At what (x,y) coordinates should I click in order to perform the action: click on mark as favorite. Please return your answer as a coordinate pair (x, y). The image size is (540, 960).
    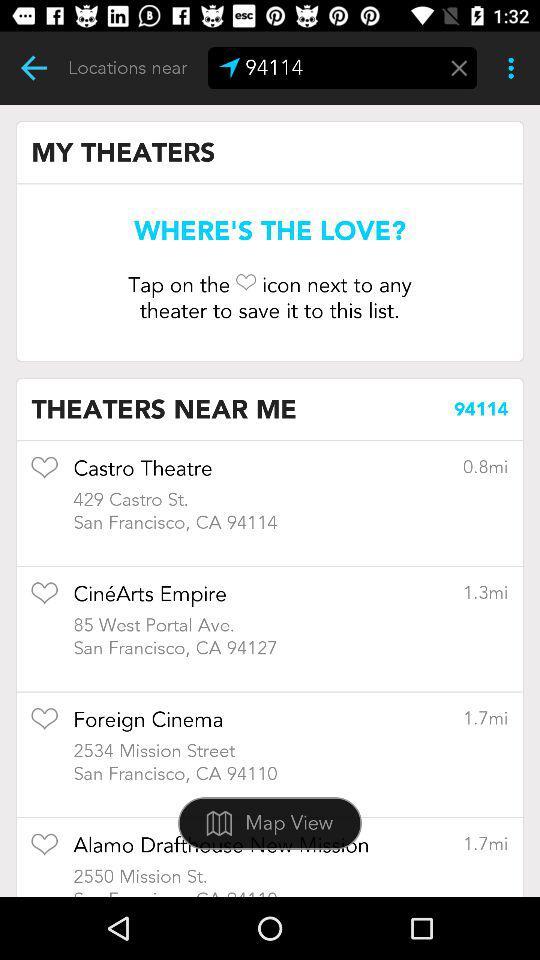
    Looking at the image, I should click on (44, 600).